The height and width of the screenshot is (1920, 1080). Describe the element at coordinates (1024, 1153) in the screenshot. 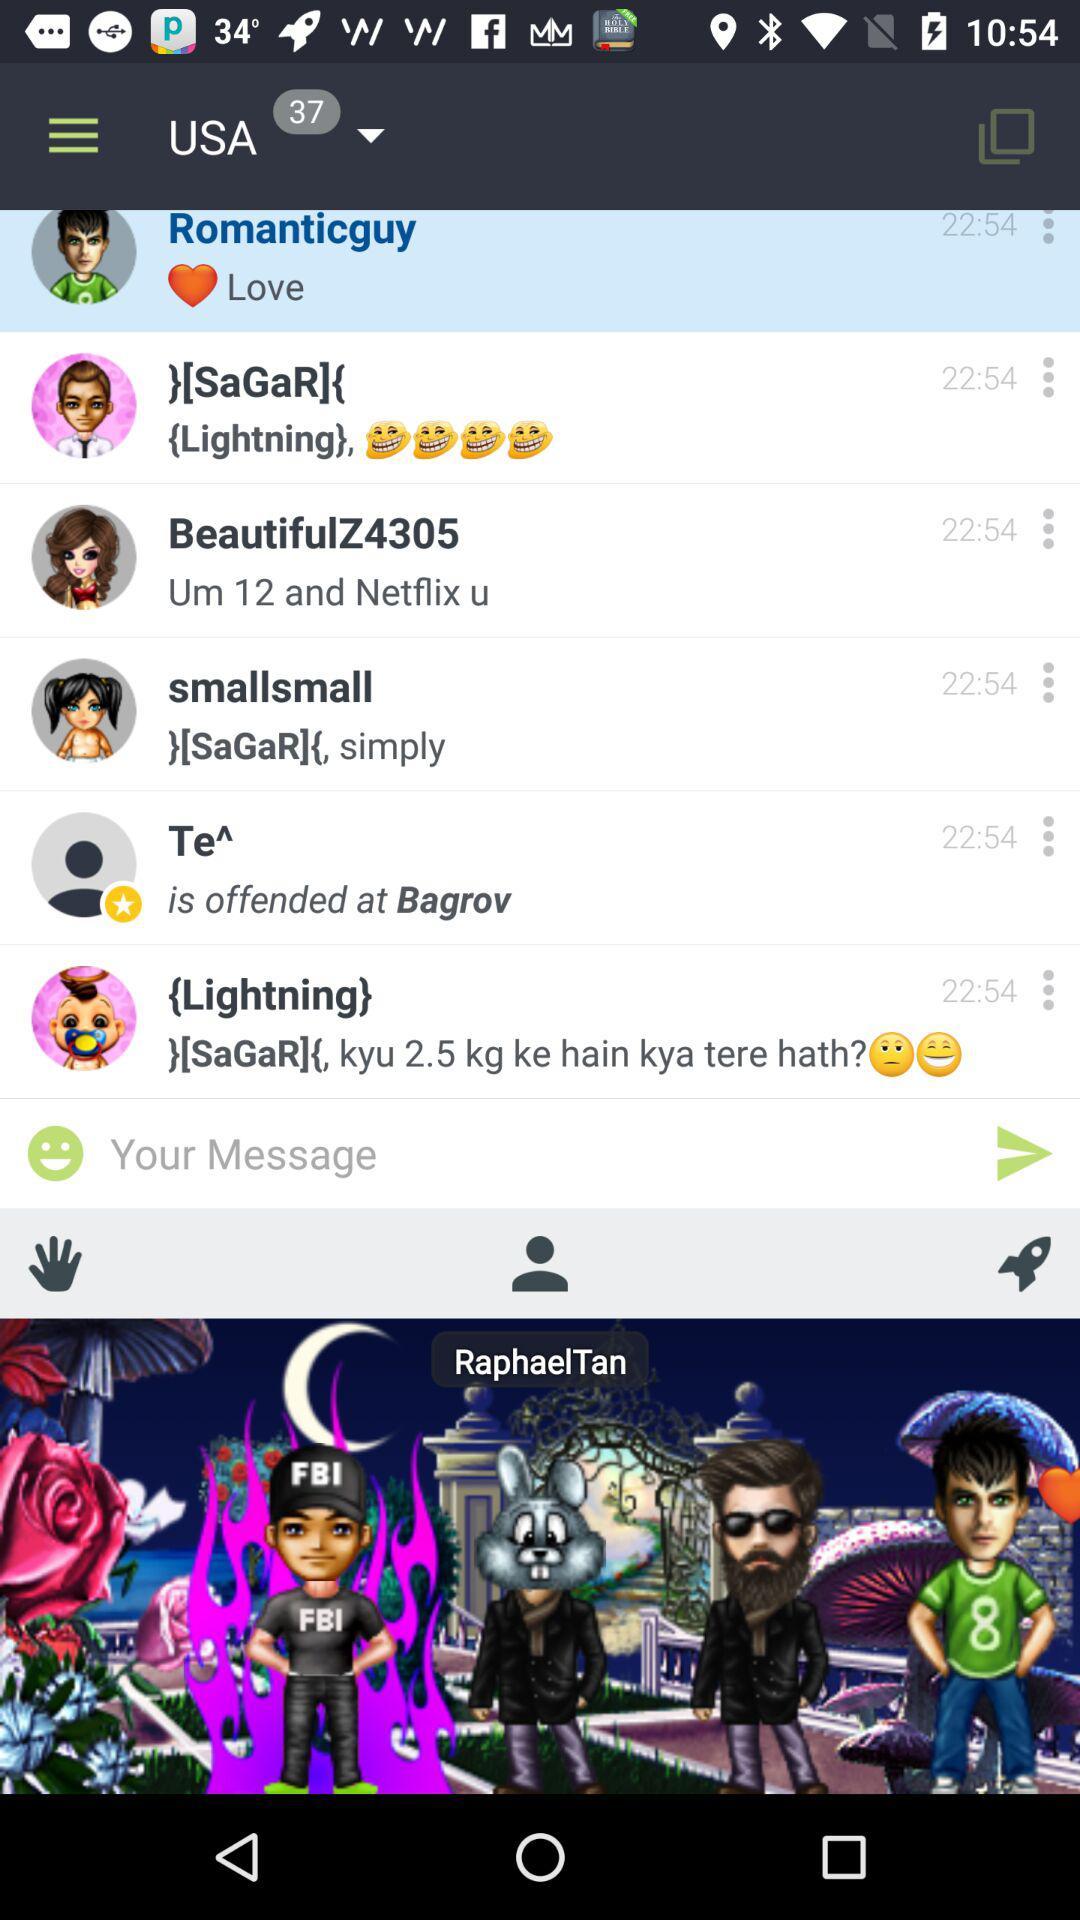

I see `icon below sagar kyu 2 item` at that location.